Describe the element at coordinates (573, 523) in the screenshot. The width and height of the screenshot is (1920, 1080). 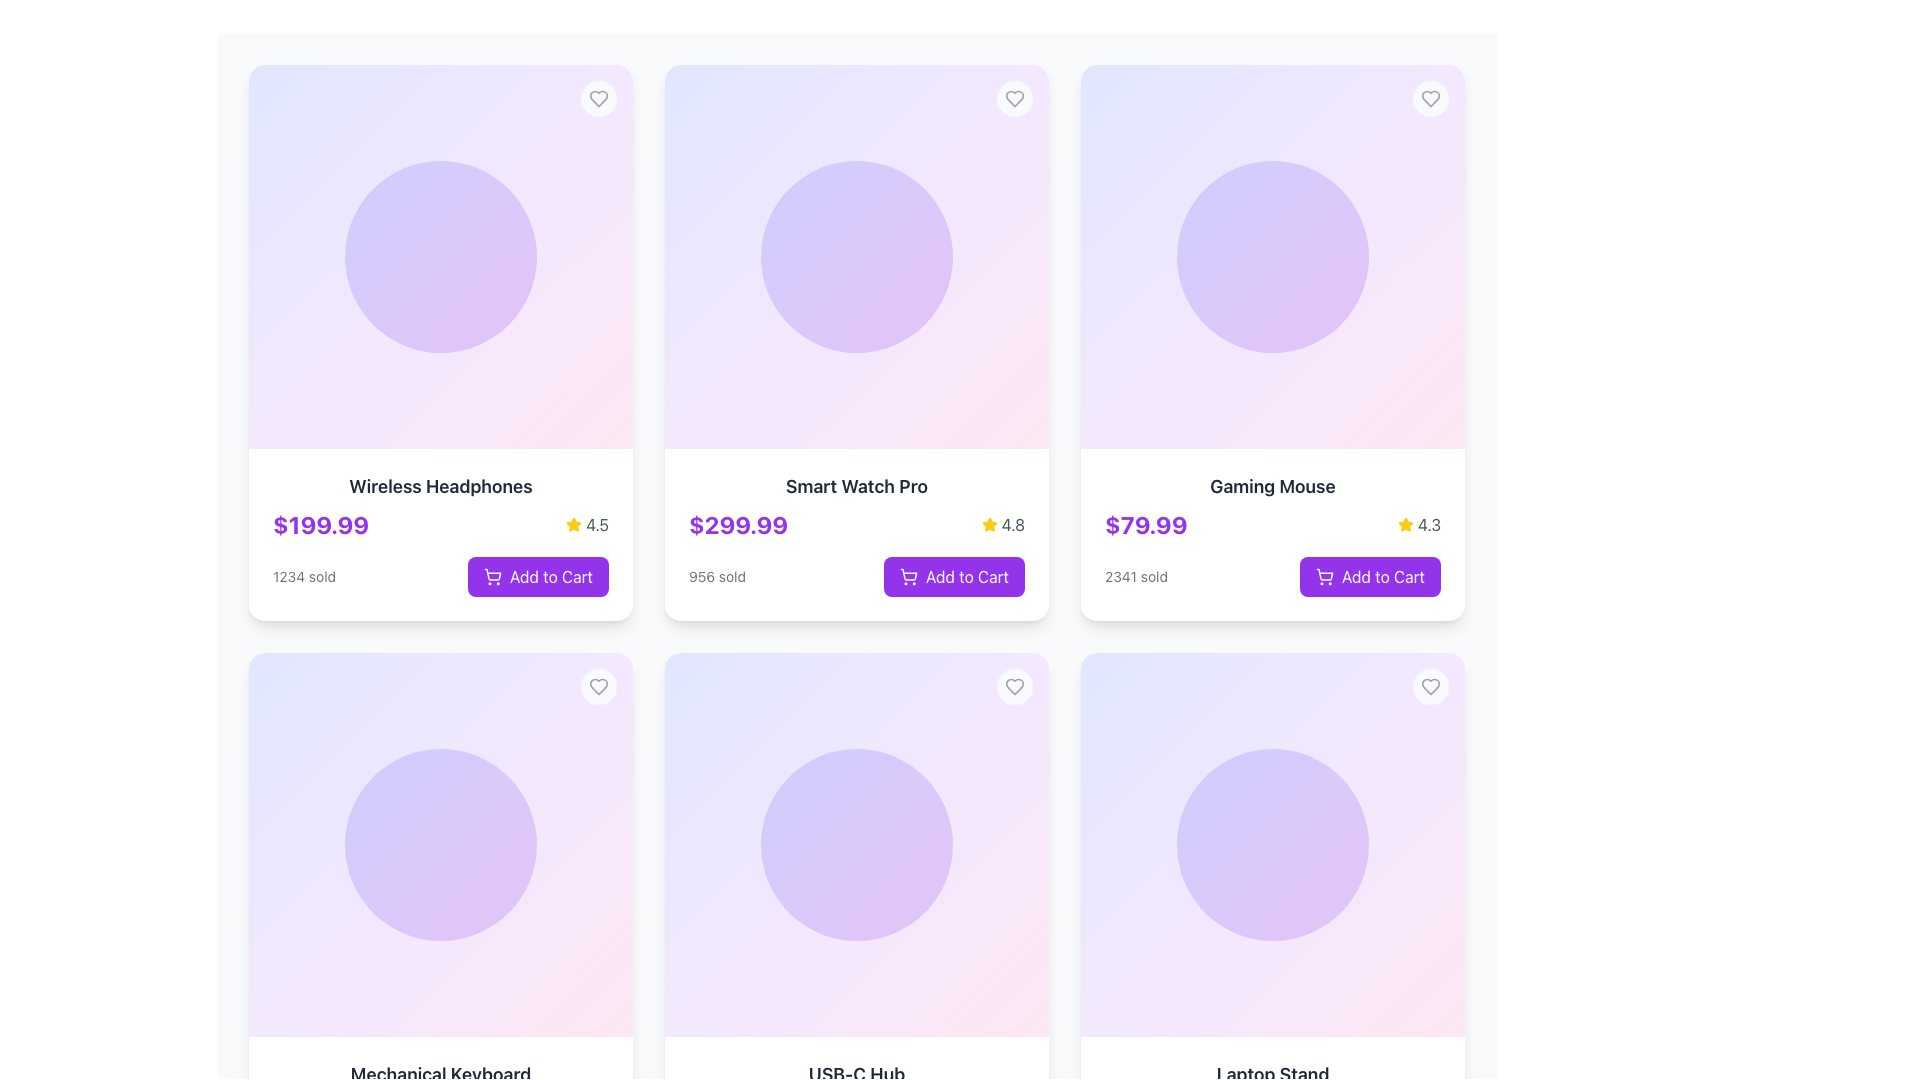
I see `the rating icon located to the left of the numeric rating text '4.5' in the rating section of the product card in the second column of the first row in a grid layout` at that location.